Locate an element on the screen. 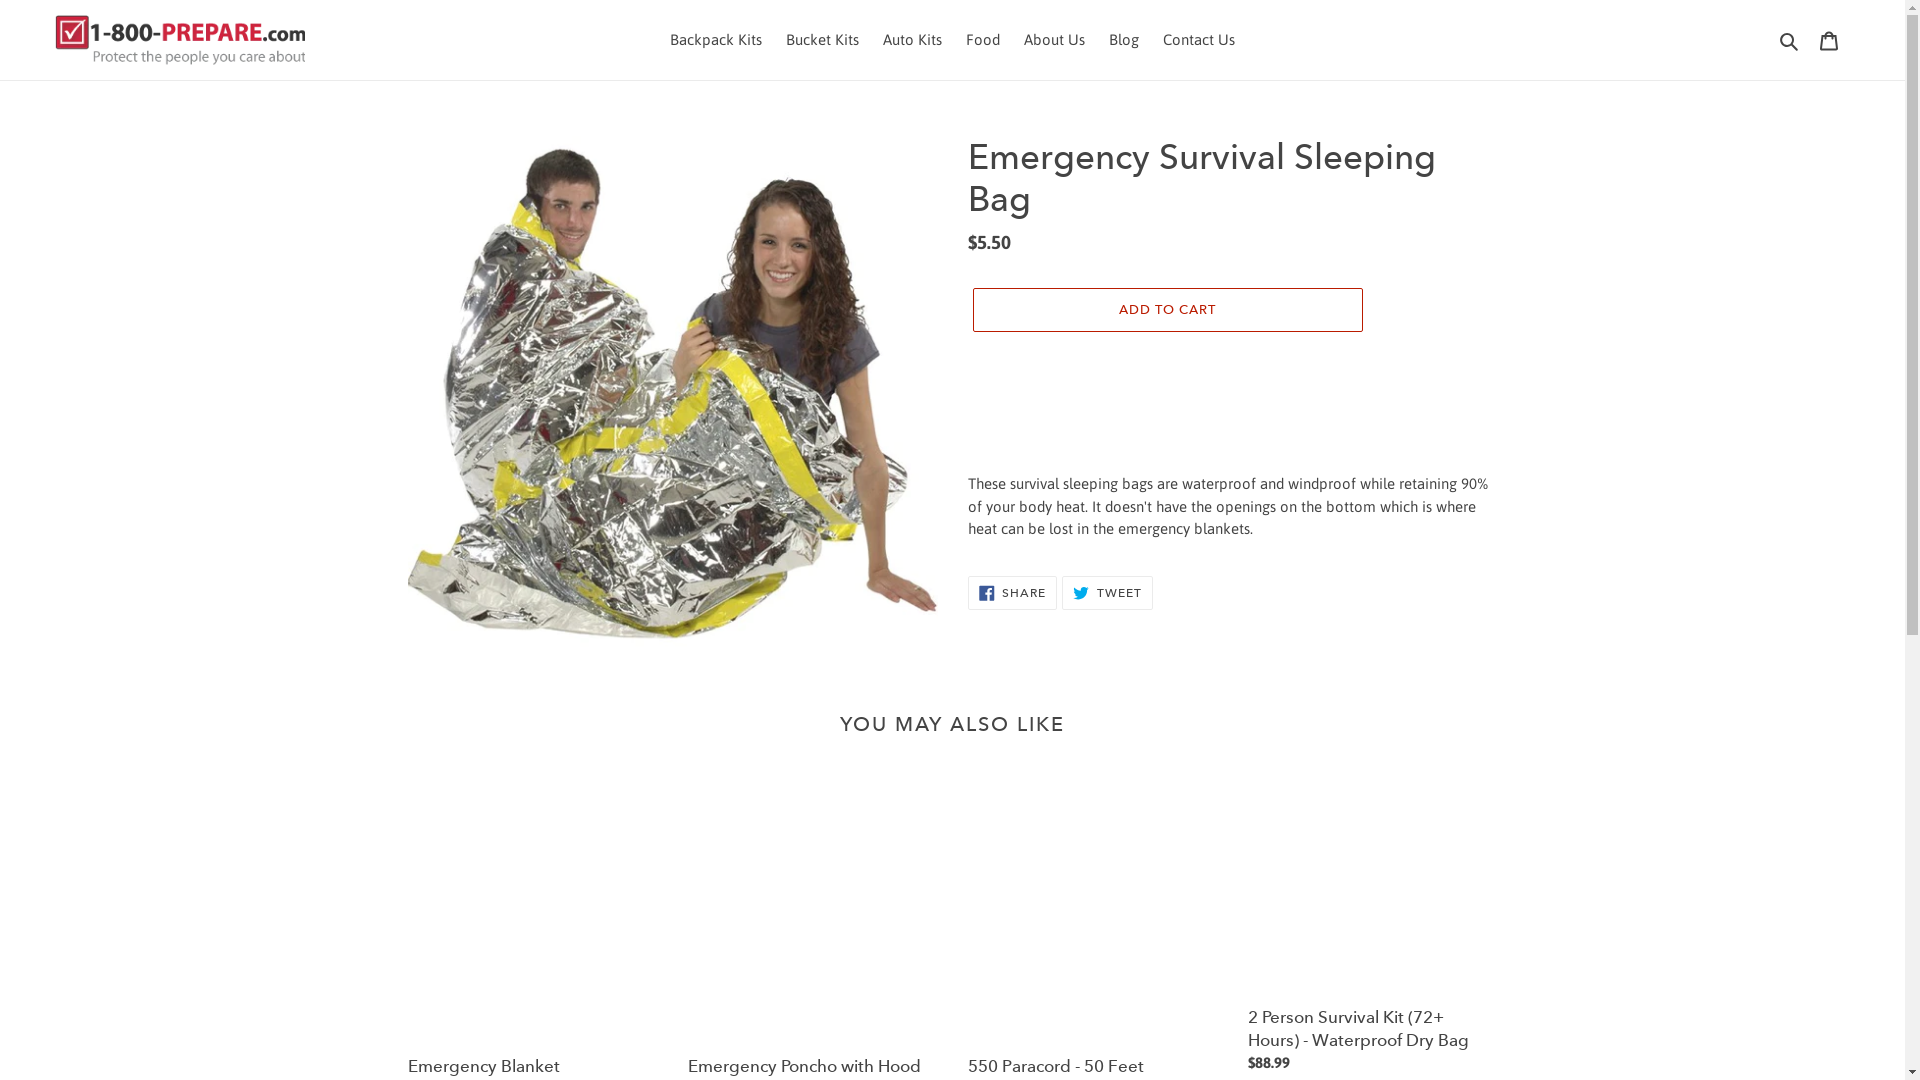  'Bucket Kits' is located at coordinates (822, 40).